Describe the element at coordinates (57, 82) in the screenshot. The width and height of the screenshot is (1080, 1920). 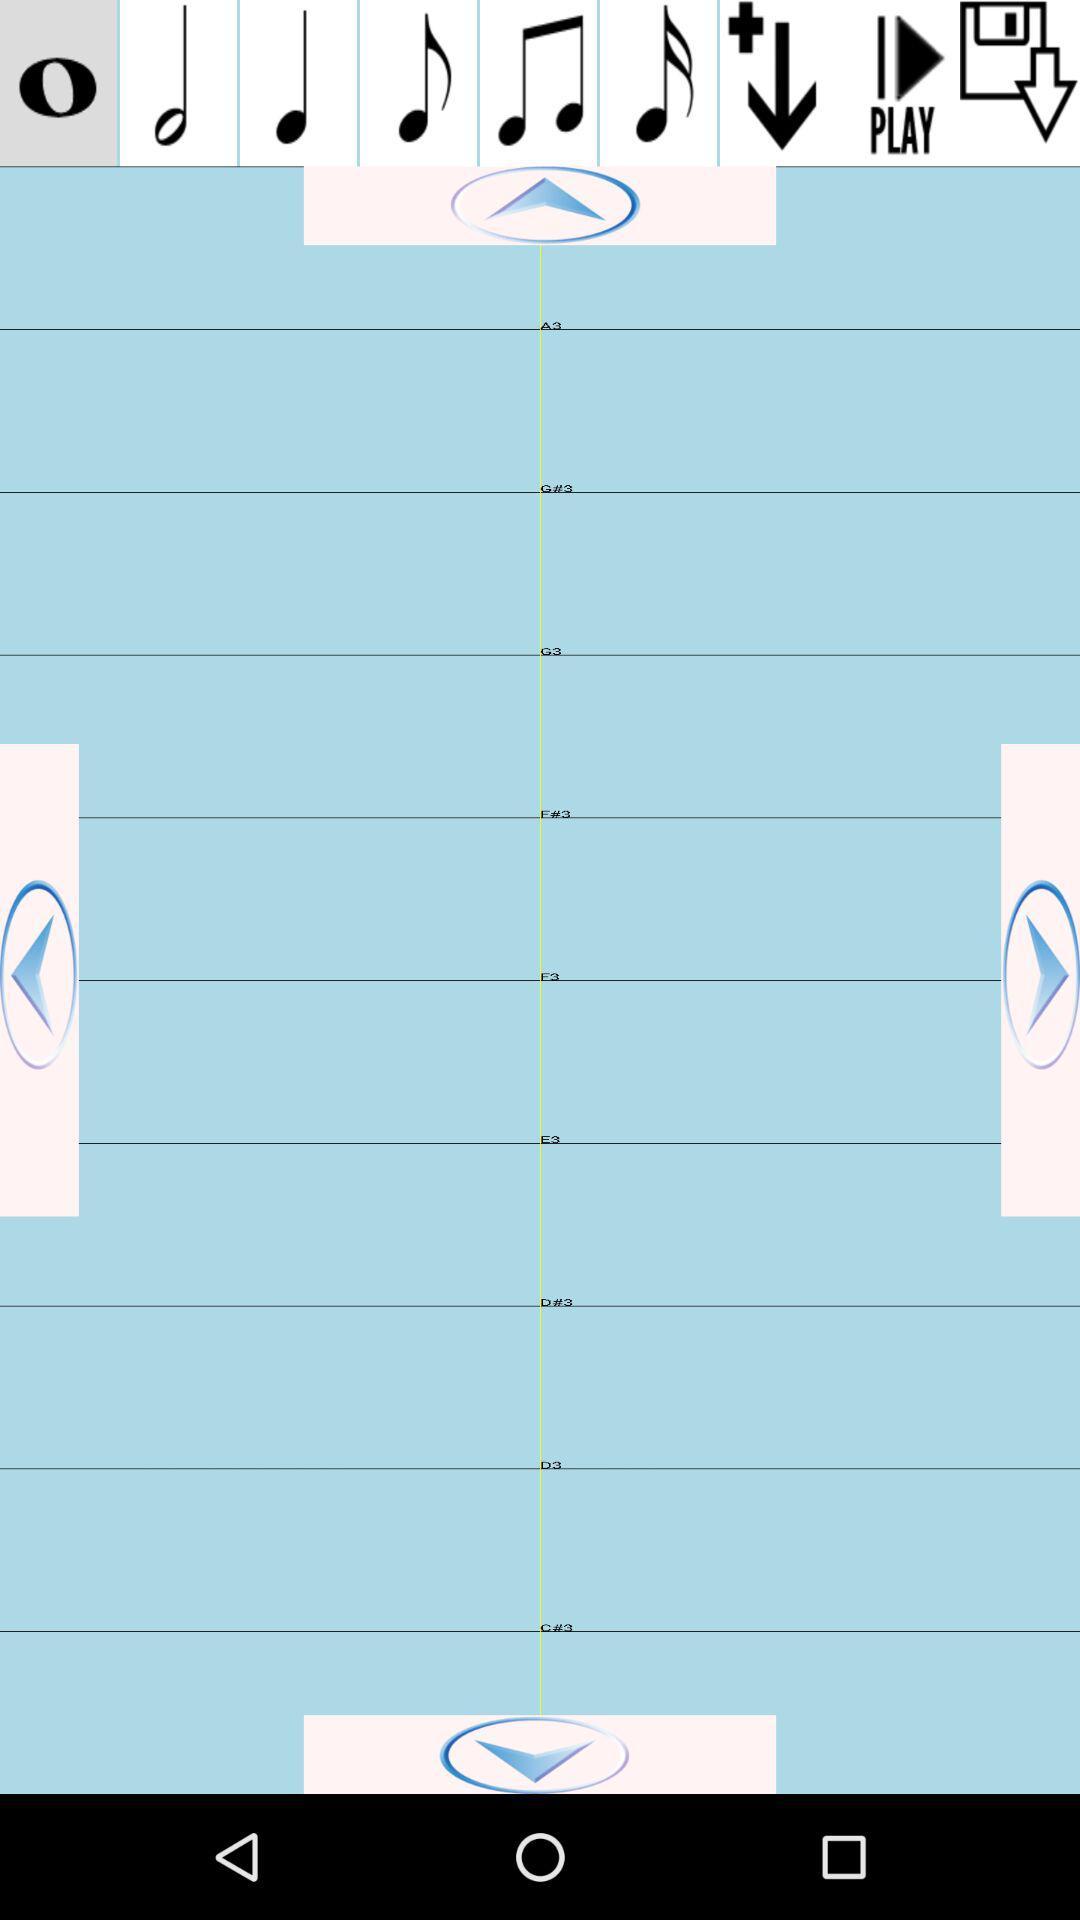
I see `other` at that location.